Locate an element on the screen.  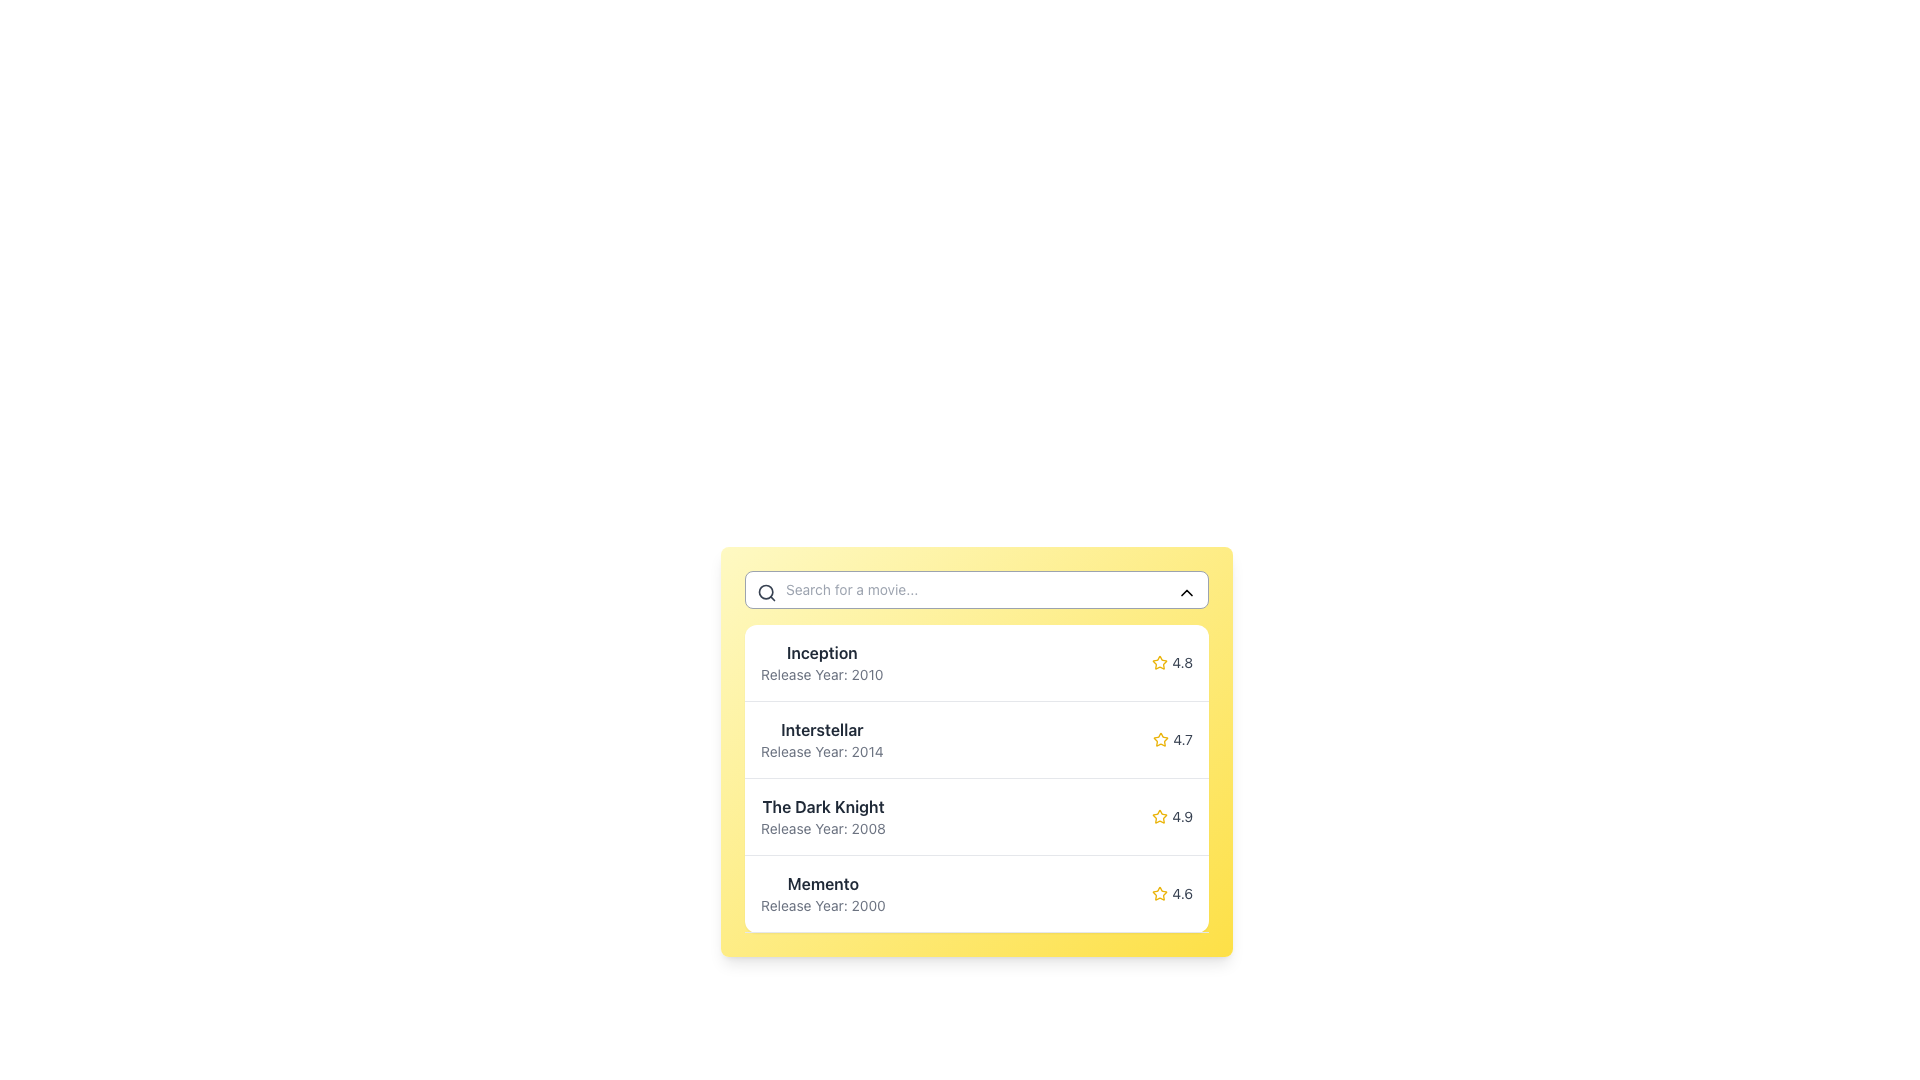
text block containing 'Memento' and 'Release Year: 2000', which is located beneath 'The Dark Knight Release Year: 2008' and above the rating star '4.6' is located at coordinates (823, 893).